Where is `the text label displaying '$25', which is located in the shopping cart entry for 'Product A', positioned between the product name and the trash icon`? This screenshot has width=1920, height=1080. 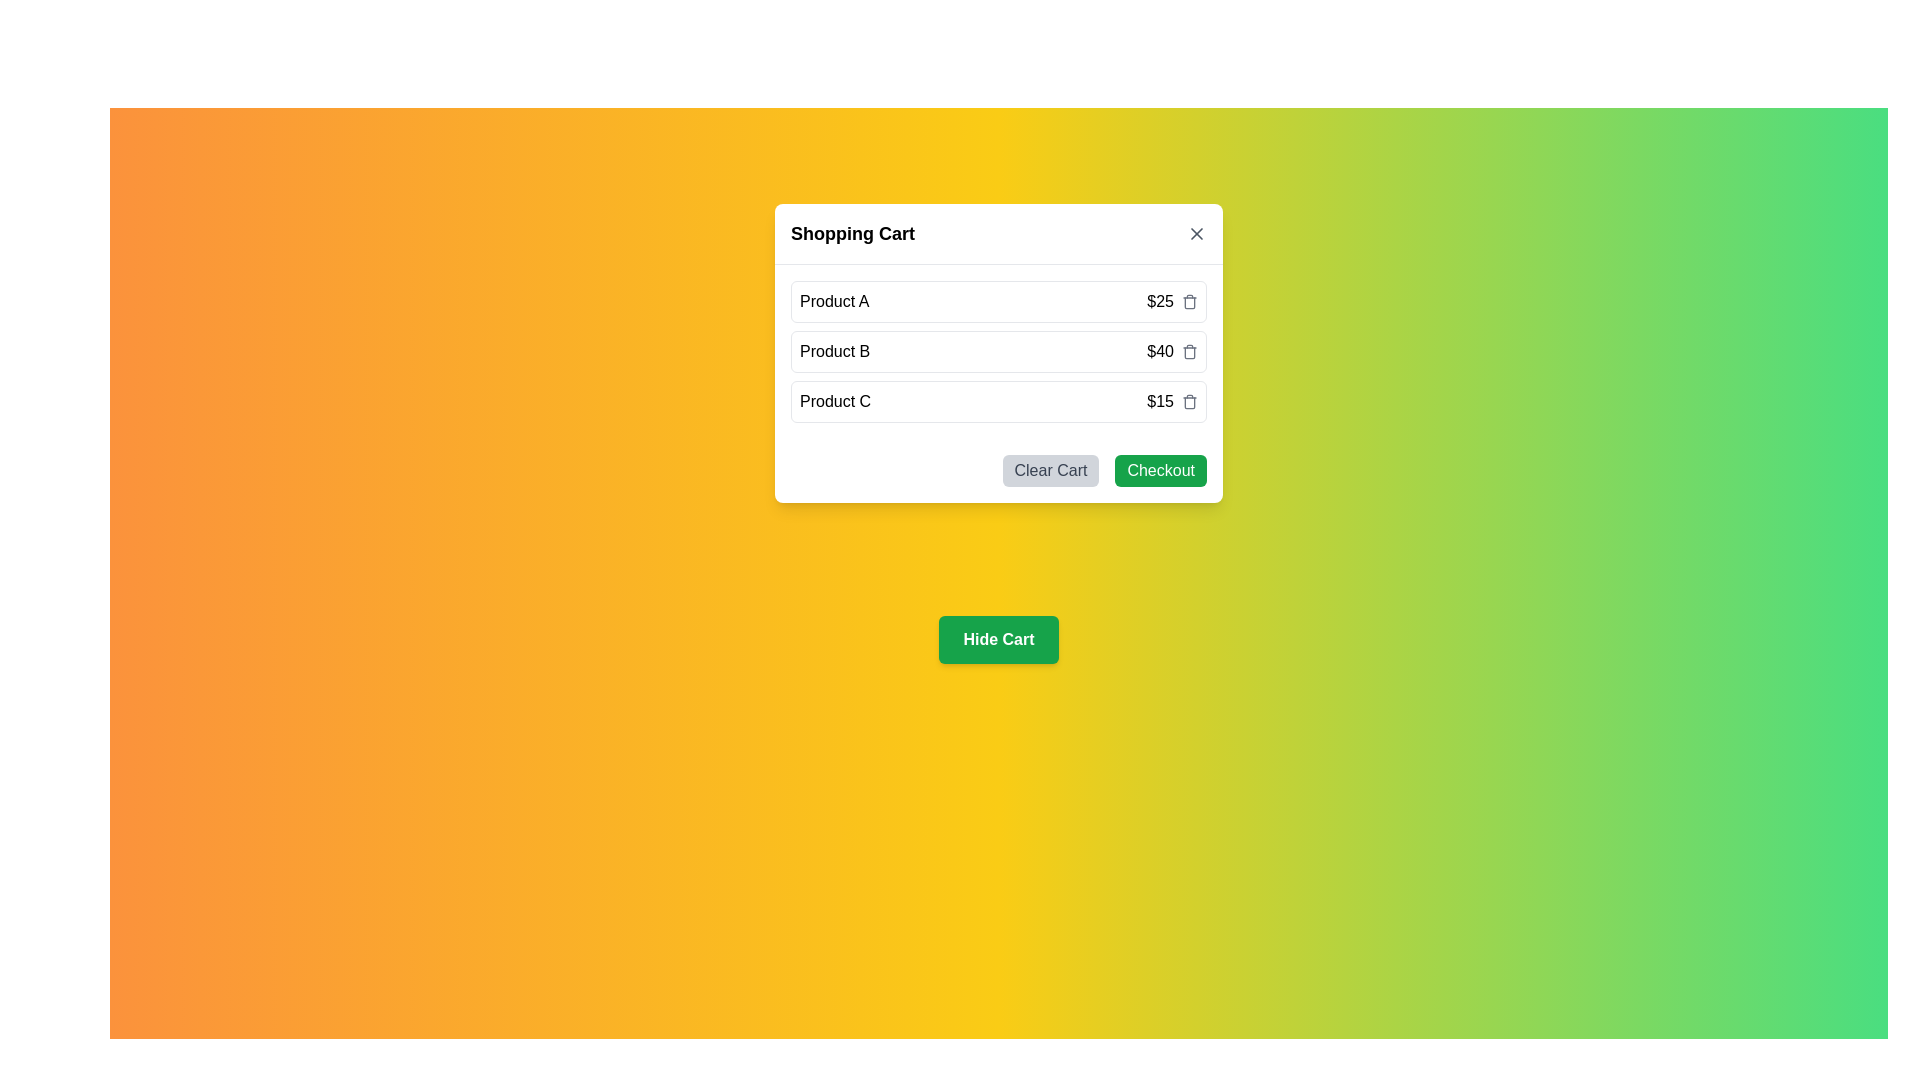
the text label displaying '$25', which is located in the shopping cart entry for 'Product A', positioned between the product name and the trash icon is located at coordinates (1172, 301).